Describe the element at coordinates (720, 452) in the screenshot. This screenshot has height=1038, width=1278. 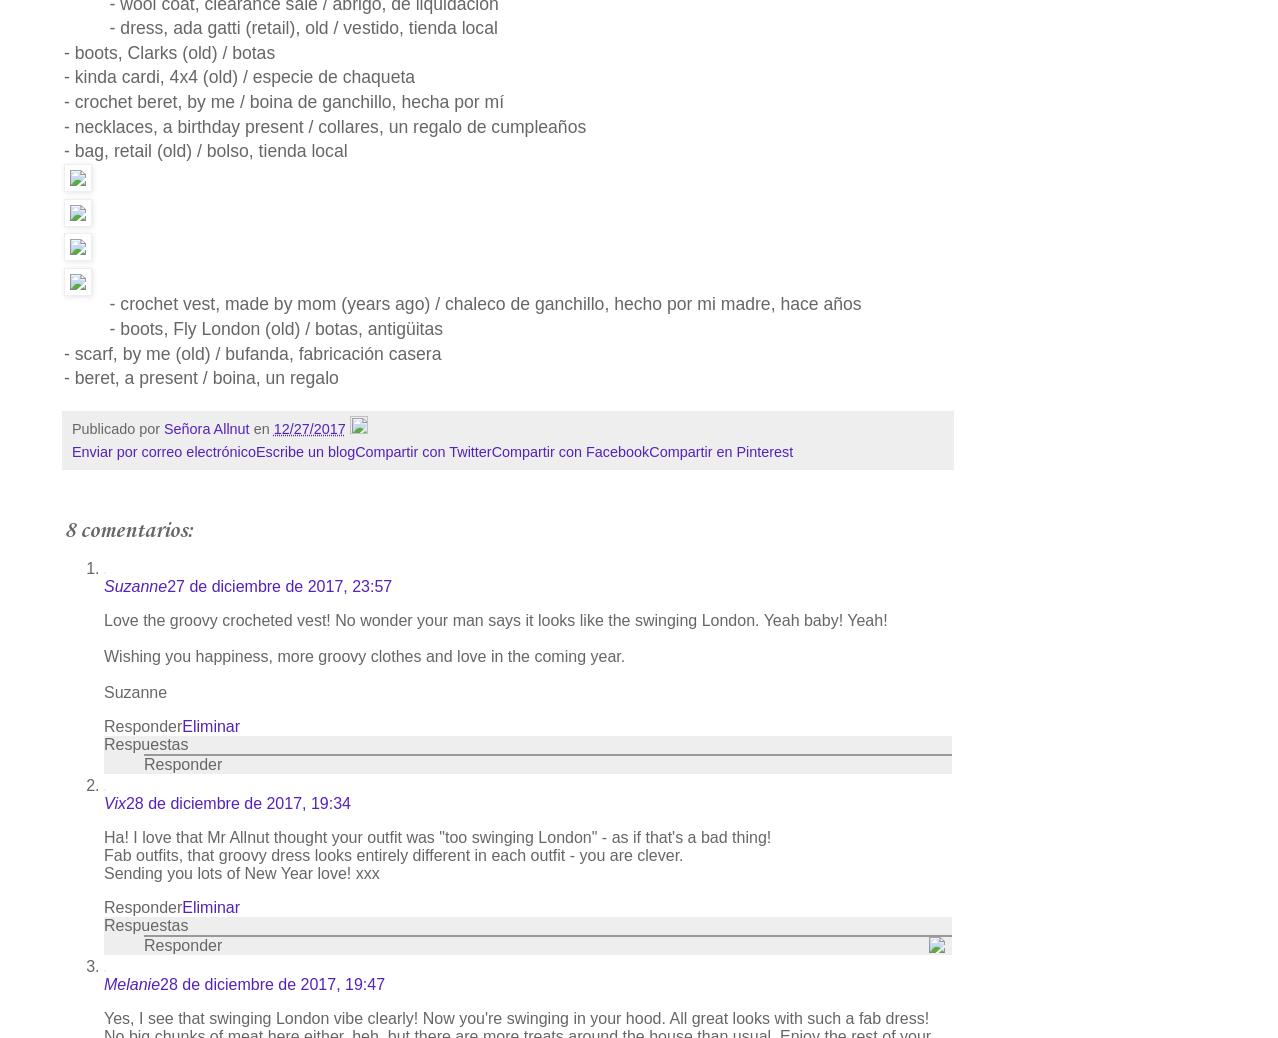
I see `'Compartir en Pinterest'` at that location.